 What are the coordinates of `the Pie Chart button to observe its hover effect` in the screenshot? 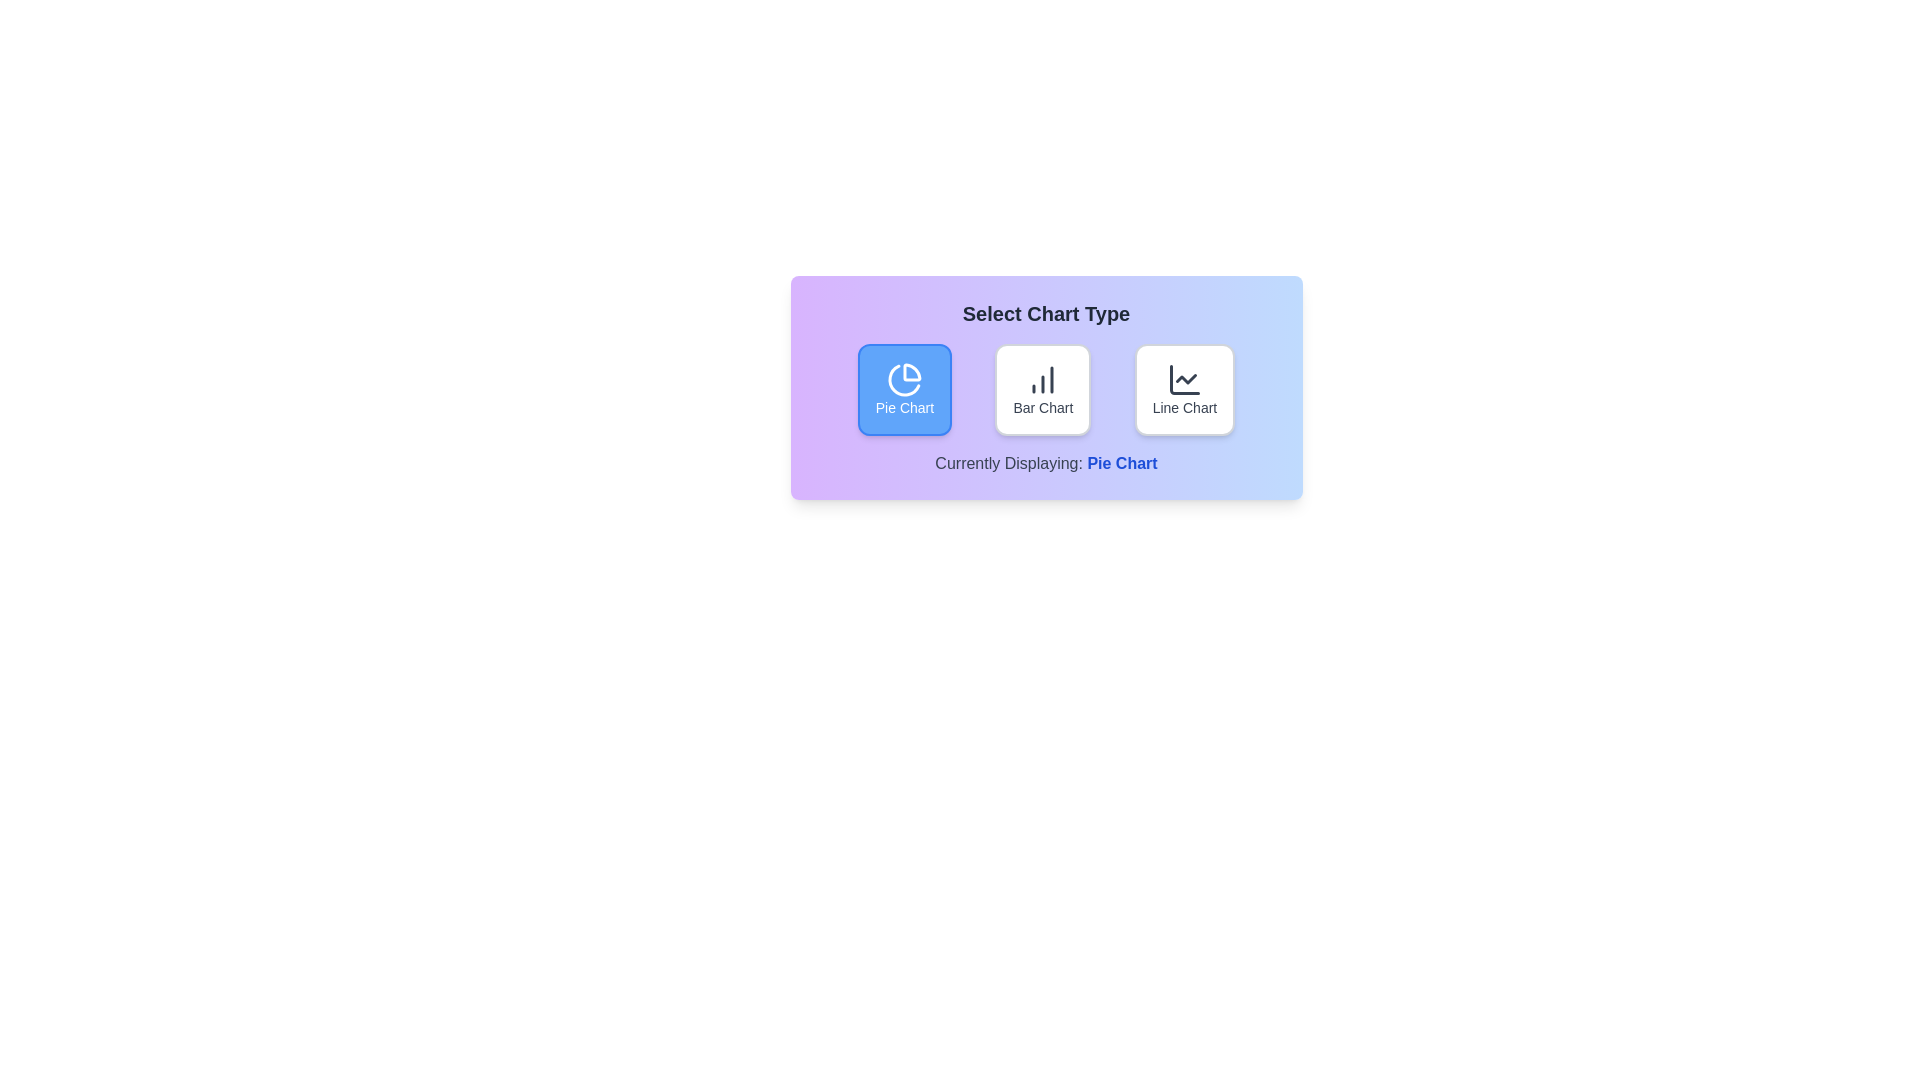 It's located at (903, 389).